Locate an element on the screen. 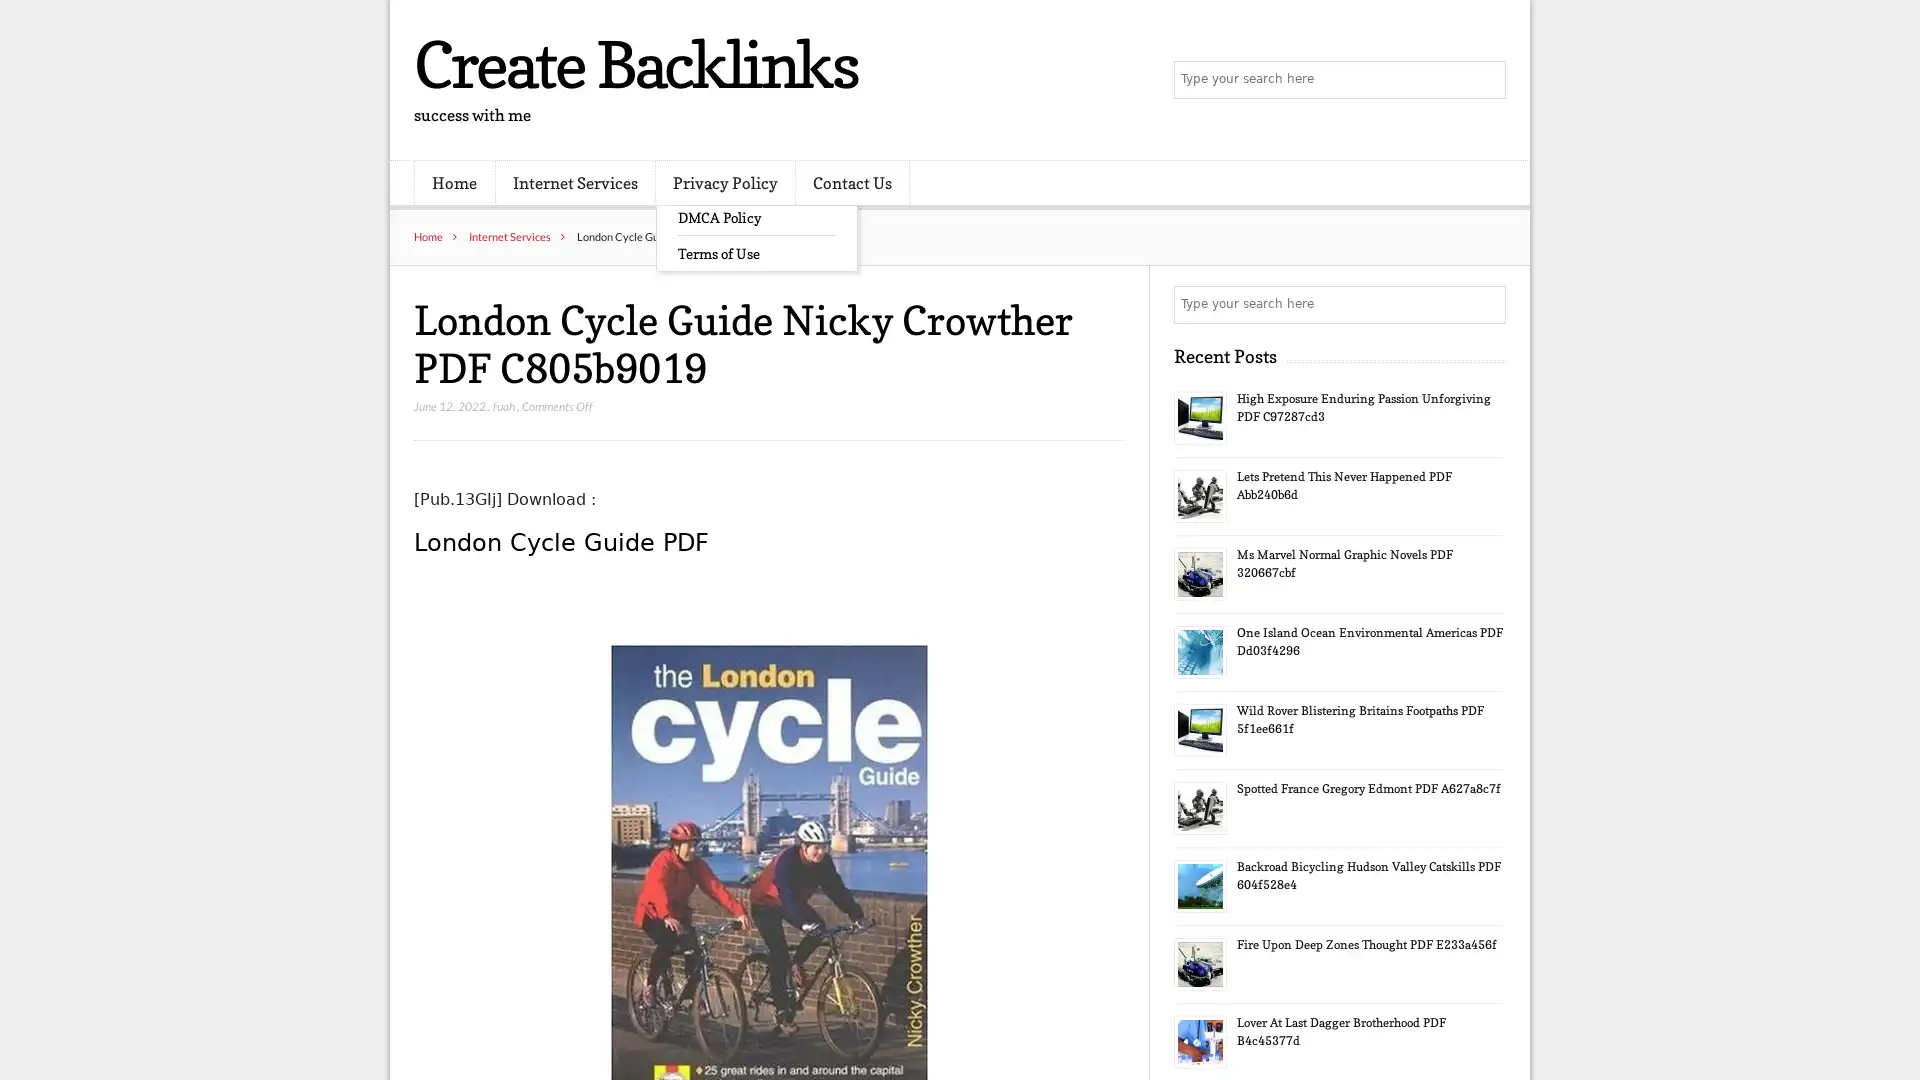 Image resolution: width=1920 pixels, height=1080 pixels. Search is located at coordinates (1485, 304).